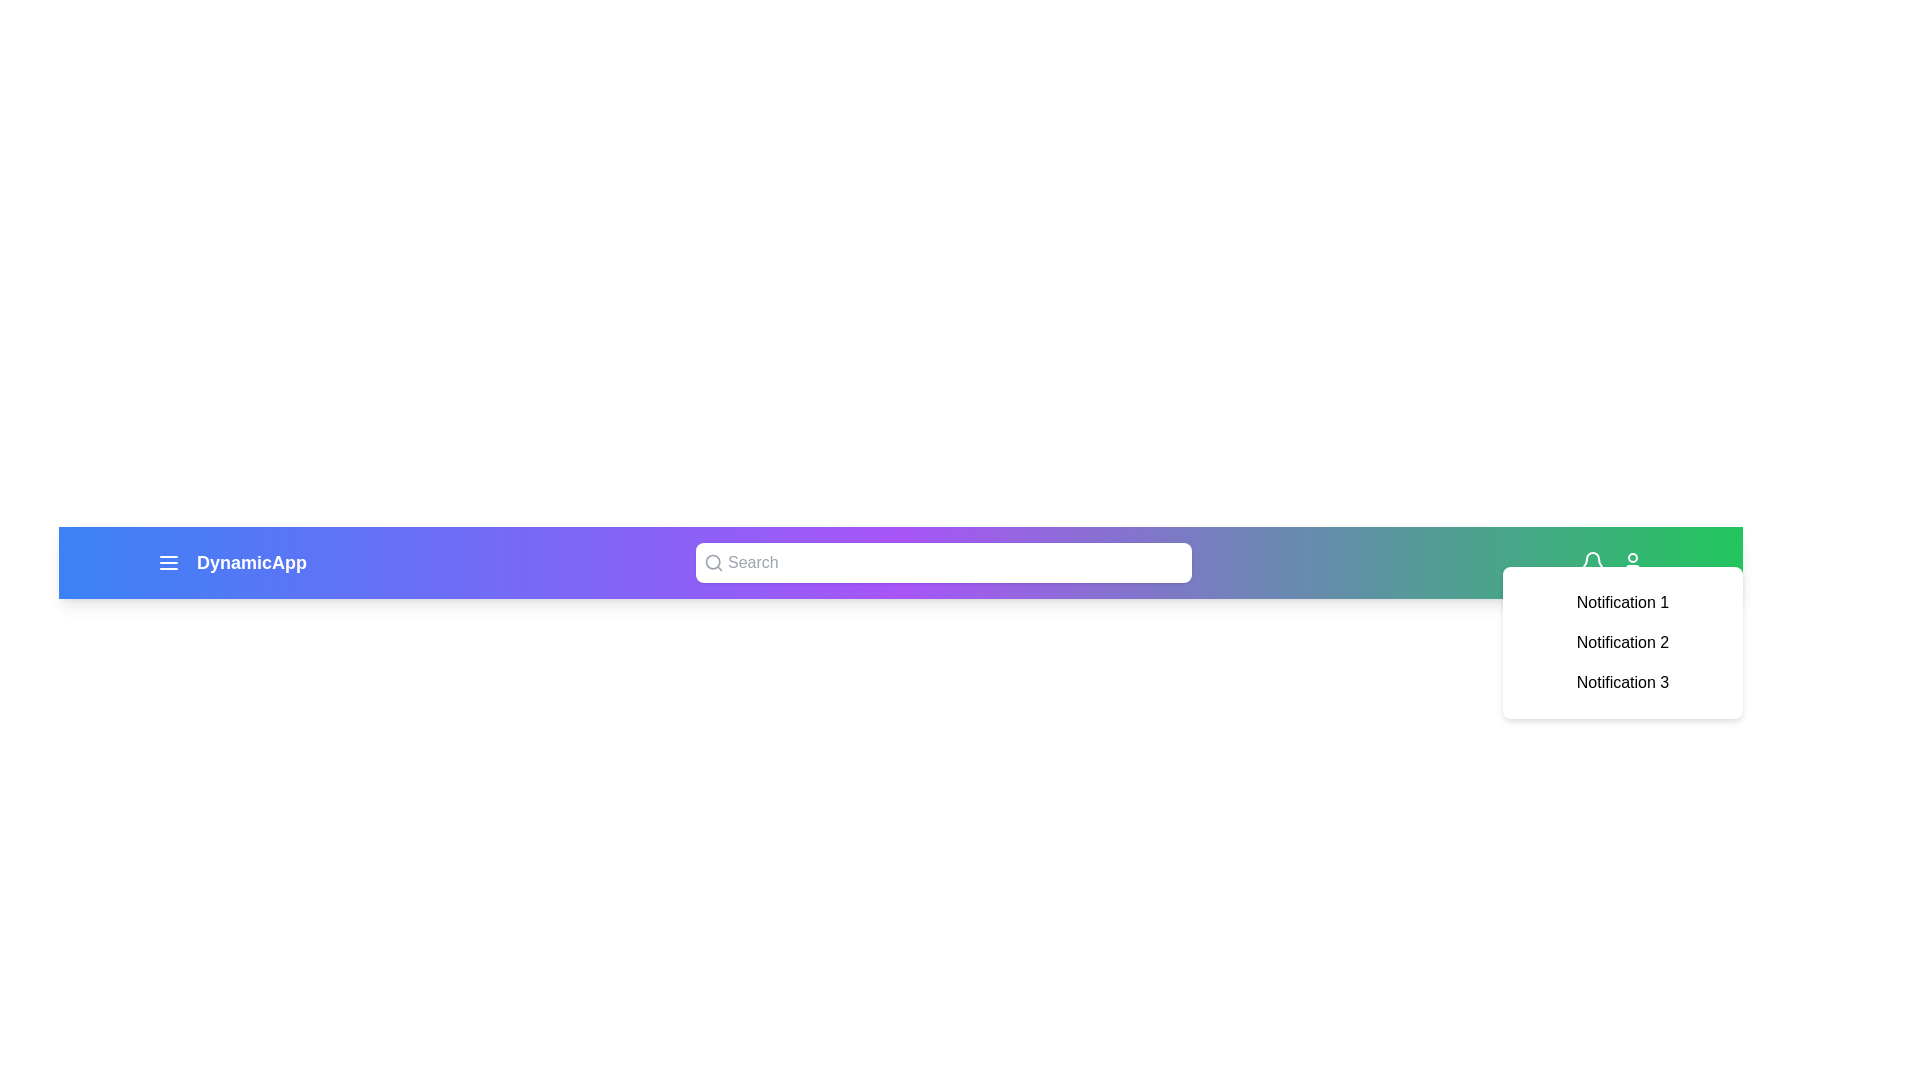 This screenshot has height=1080, width=1920. What do you see at coordinates (1632, 563) in the screenshot?
I see `the user profile icon to open account options` at bounding box center [1632, 563].